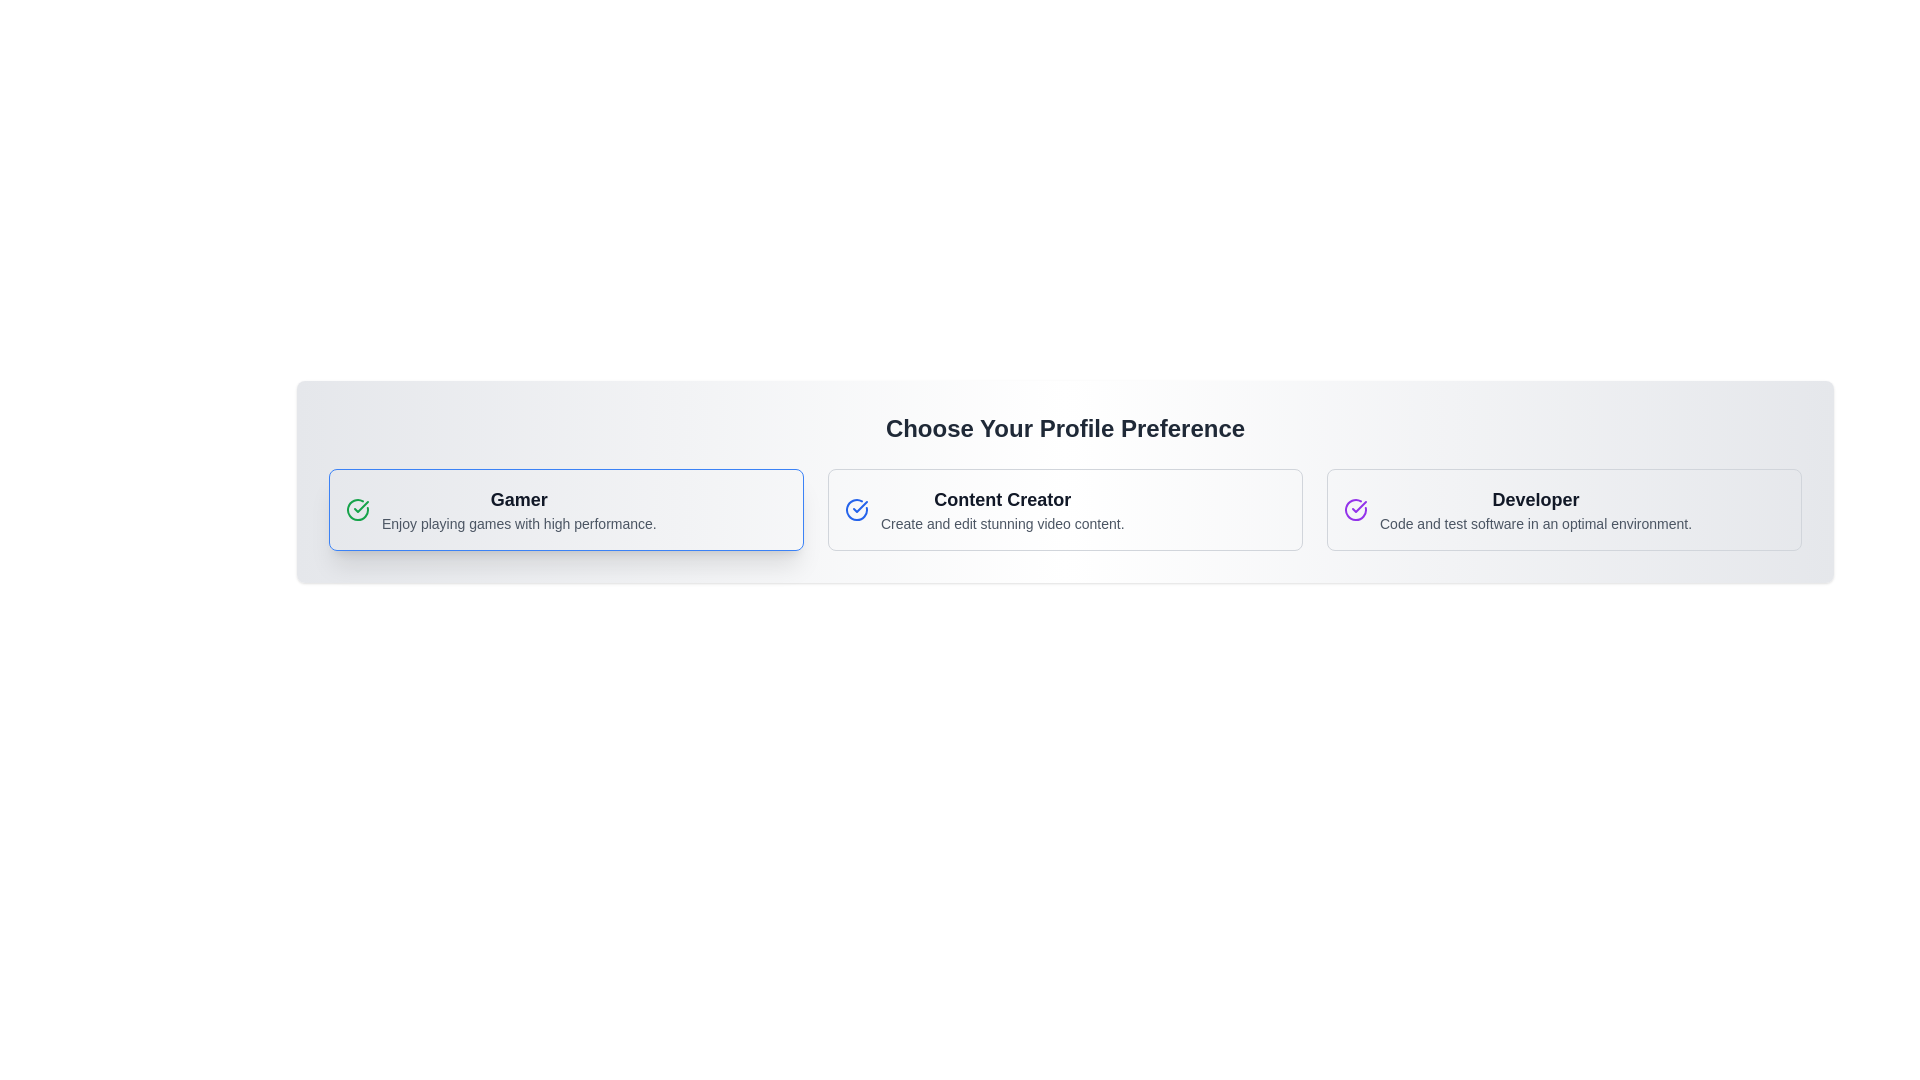 The width and height of the screenshot is (1920, 1080). What do you see at coordinates (519, 523) in the screenshot?
I see `descriptive text label 'Enjoy playing games with high performance.' located below the title 'Gamer' in the user profile preferences` at bounding box center [519, 523].